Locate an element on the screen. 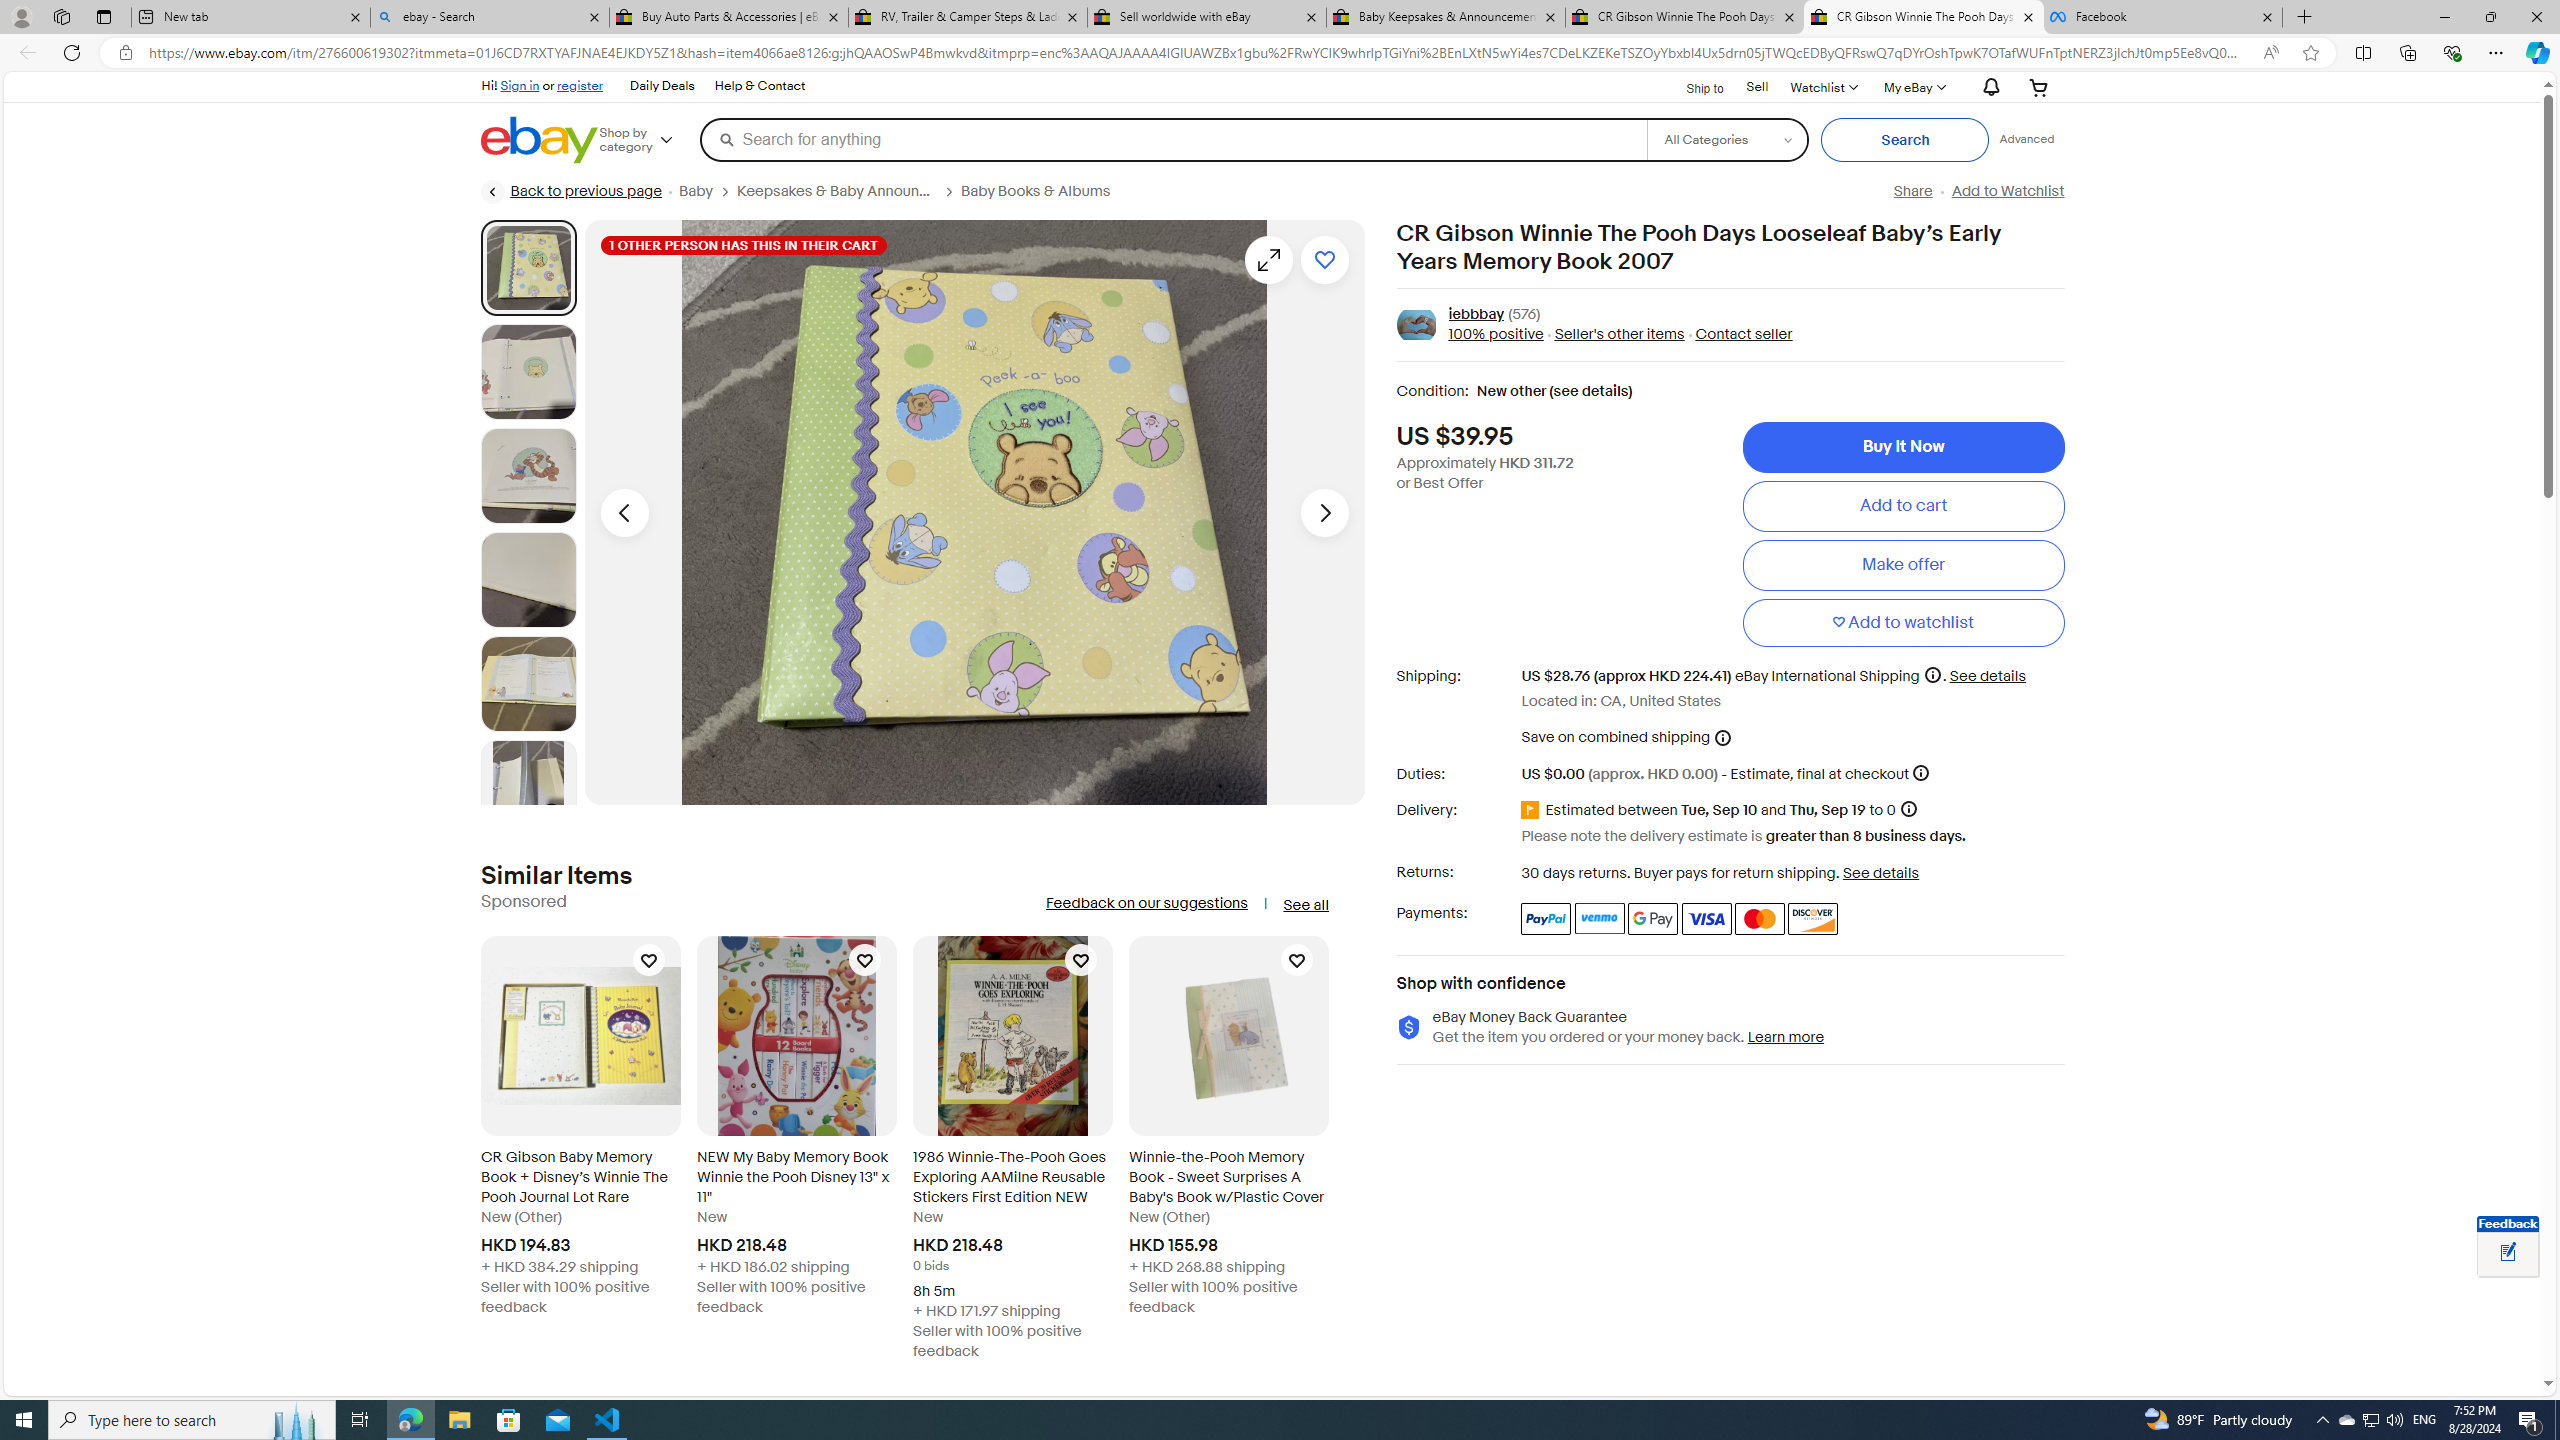 This screenshot has width=2560, height=1440. 'Add to cart' is located at coordinates (1903, 505).